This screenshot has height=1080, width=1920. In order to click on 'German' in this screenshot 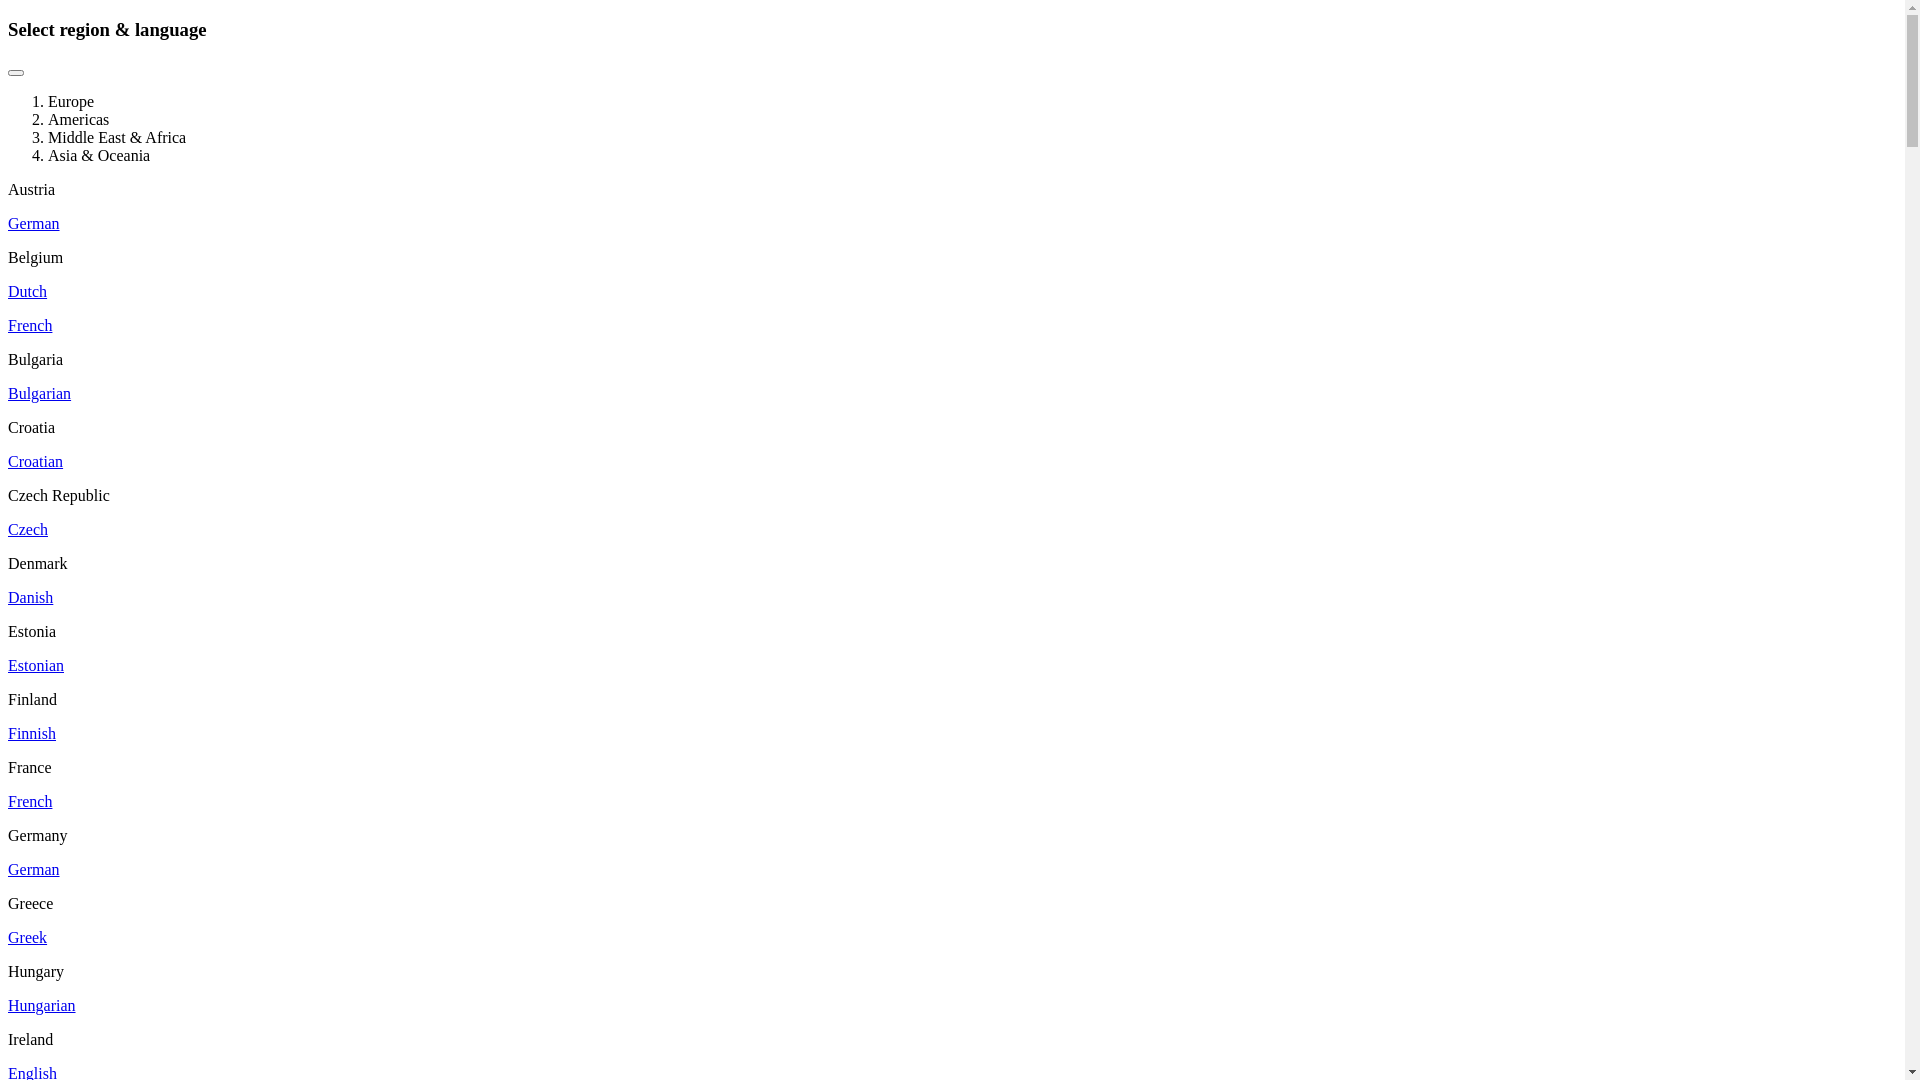, I will do `click(33, 223)`.